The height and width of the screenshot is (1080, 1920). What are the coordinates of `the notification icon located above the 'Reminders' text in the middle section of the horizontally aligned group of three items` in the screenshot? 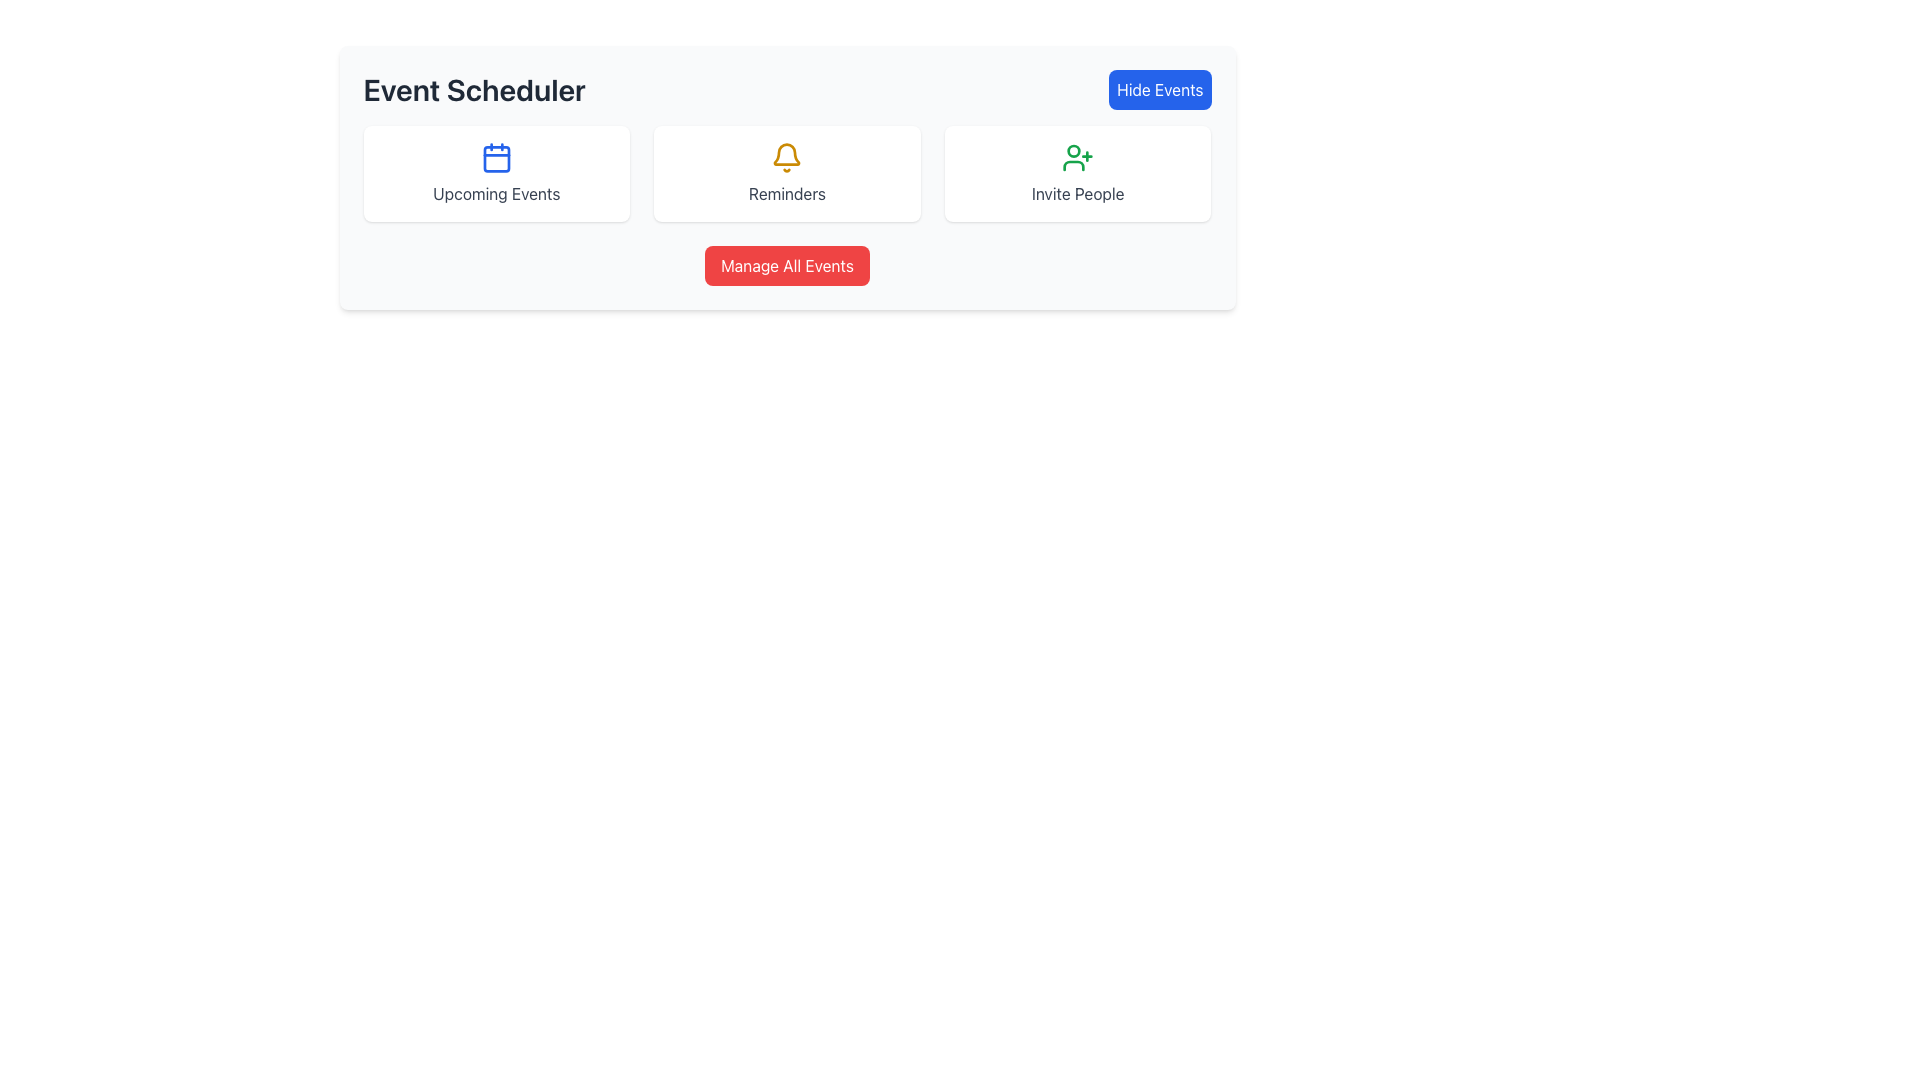 It's located at (786, 157).